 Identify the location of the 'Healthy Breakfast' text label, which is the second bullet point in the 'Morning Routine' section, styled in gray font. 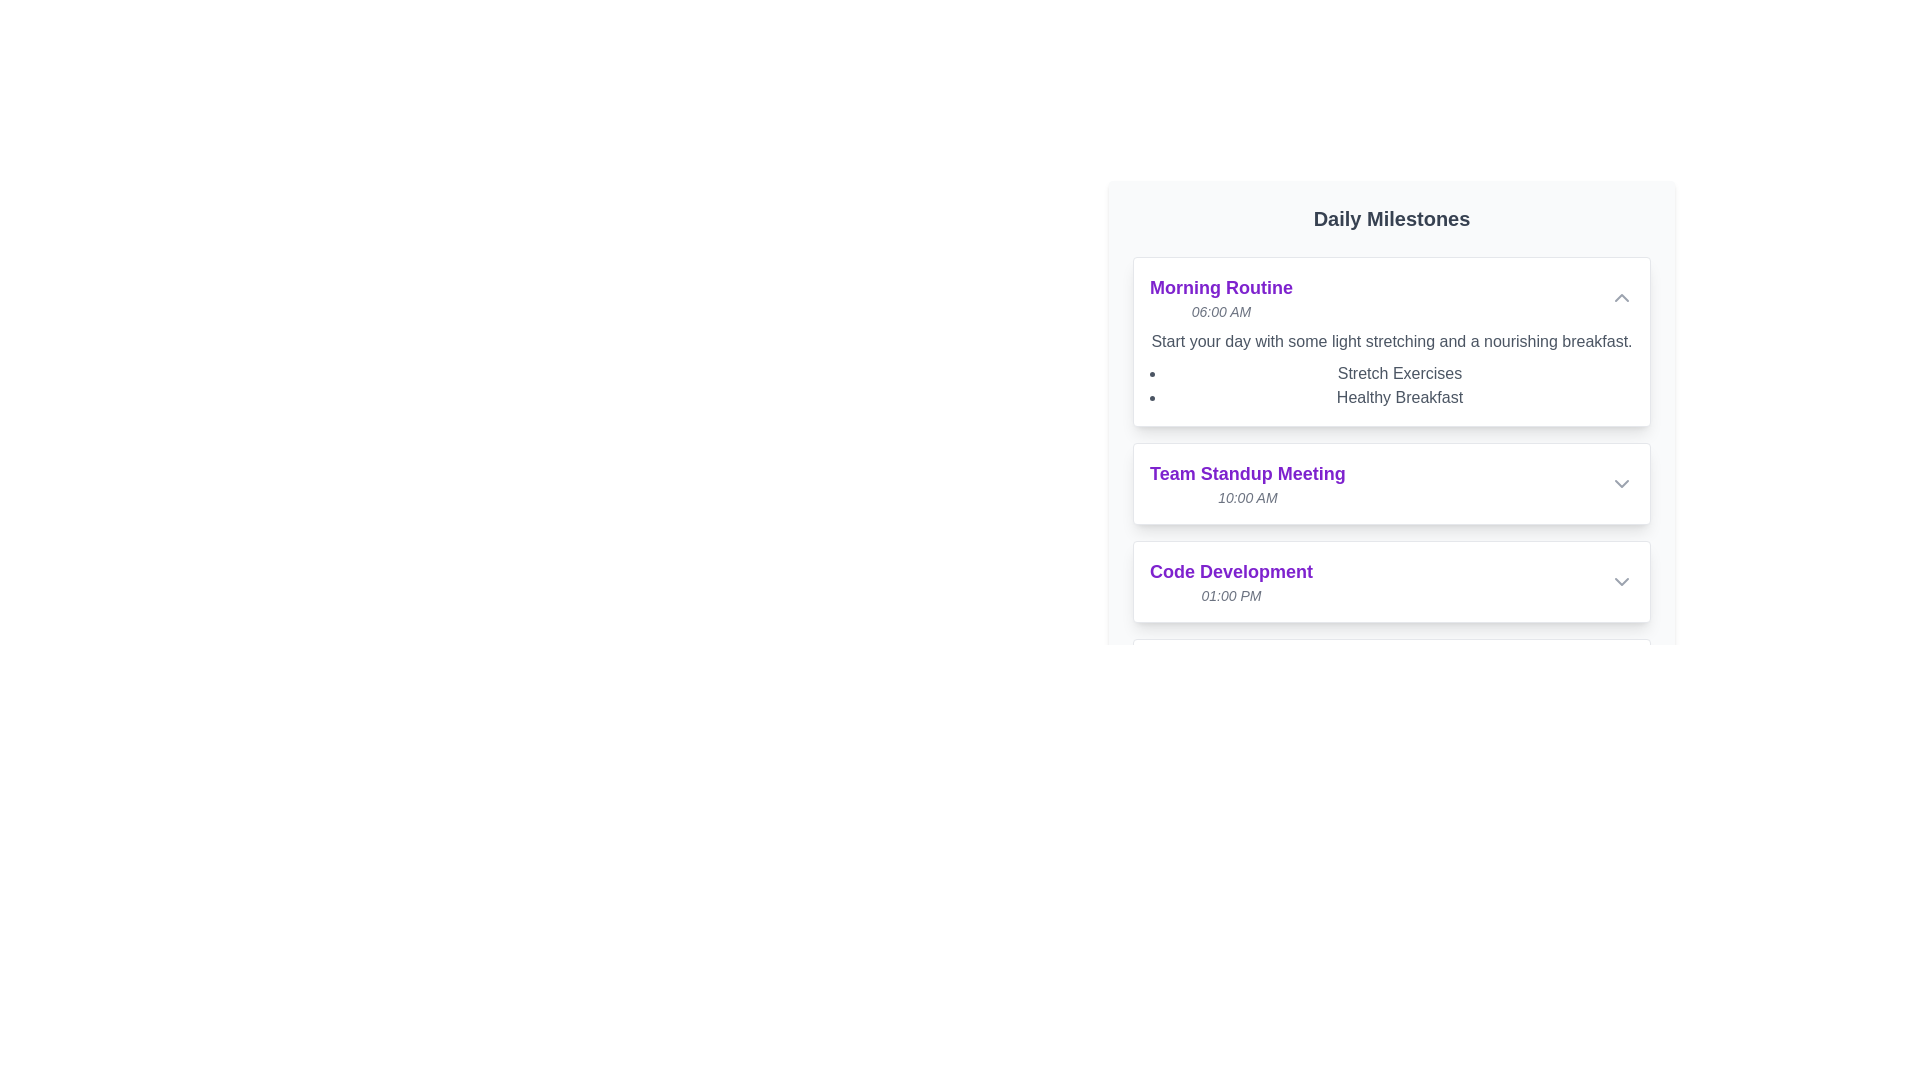
(1399, 397).